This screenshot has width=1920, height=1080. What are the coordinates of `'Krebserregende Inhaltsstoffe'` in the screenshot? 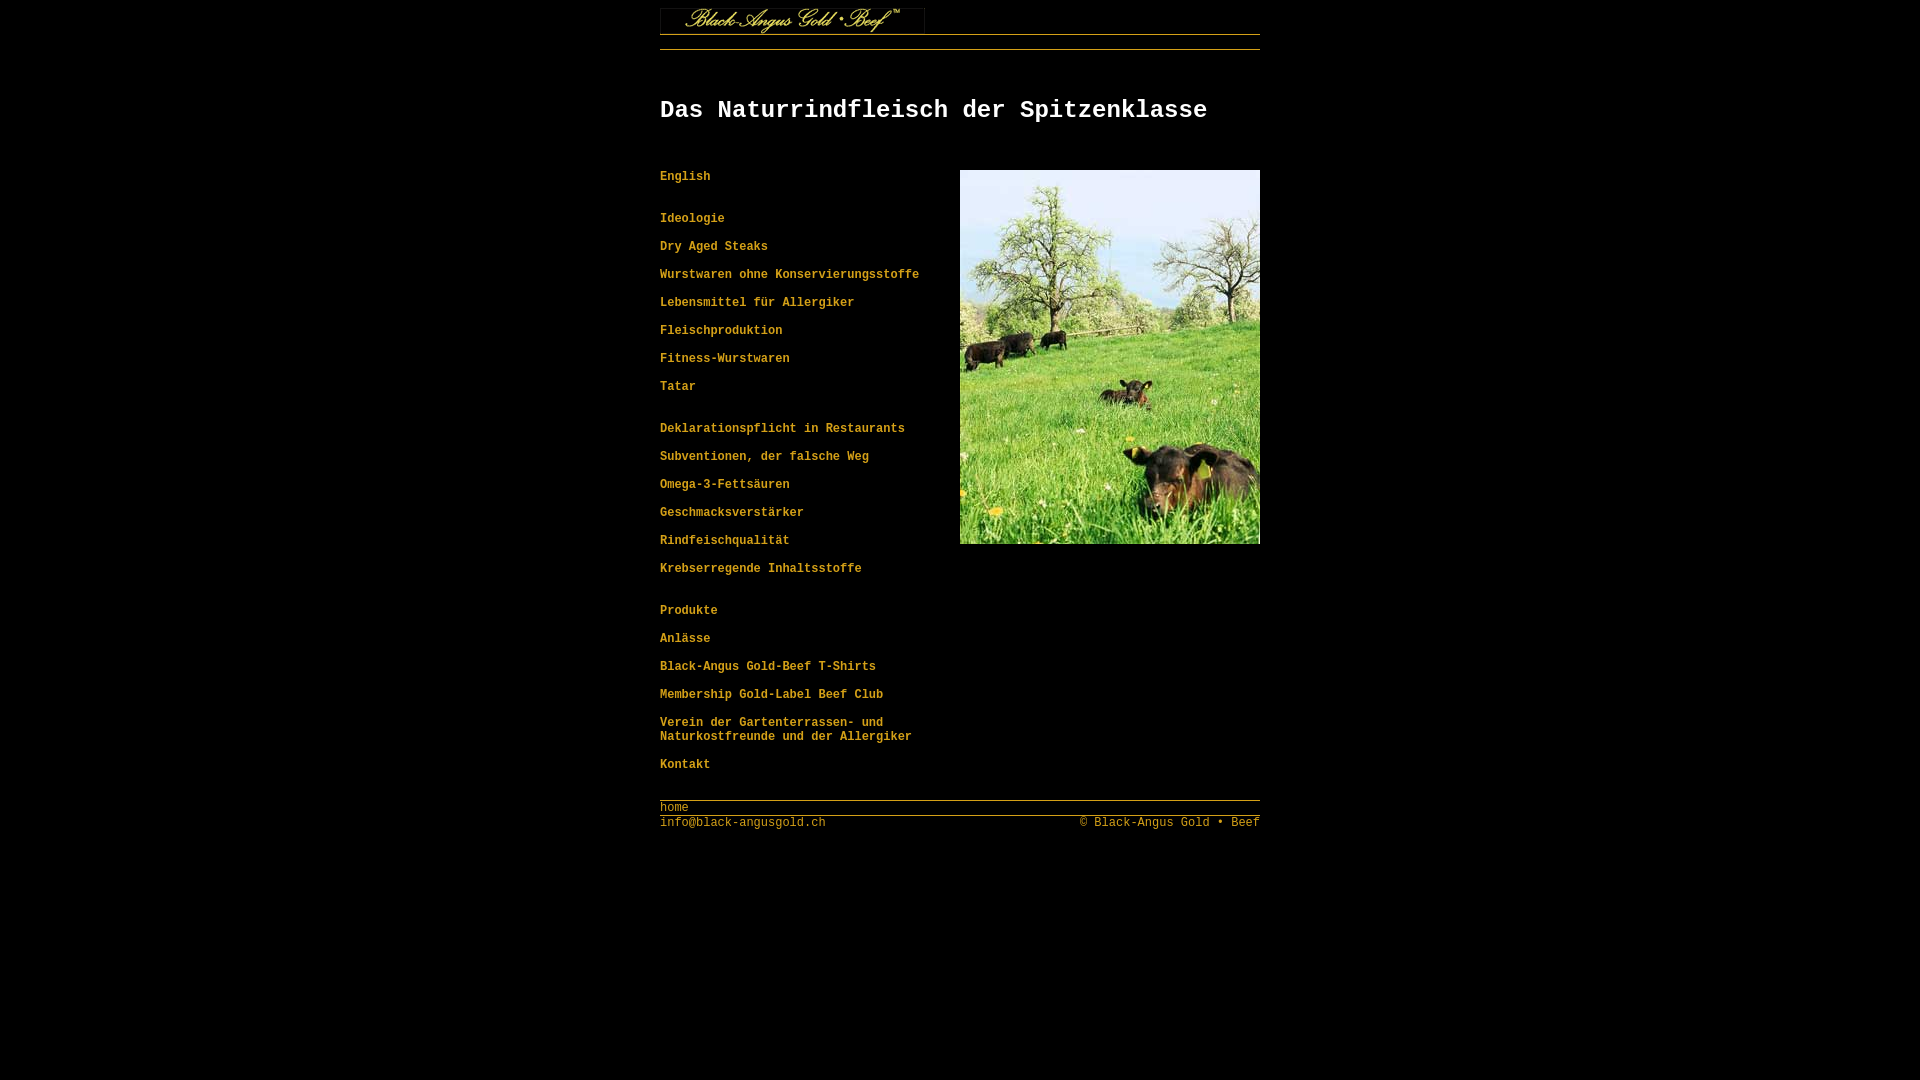 It's located at (760, 569).